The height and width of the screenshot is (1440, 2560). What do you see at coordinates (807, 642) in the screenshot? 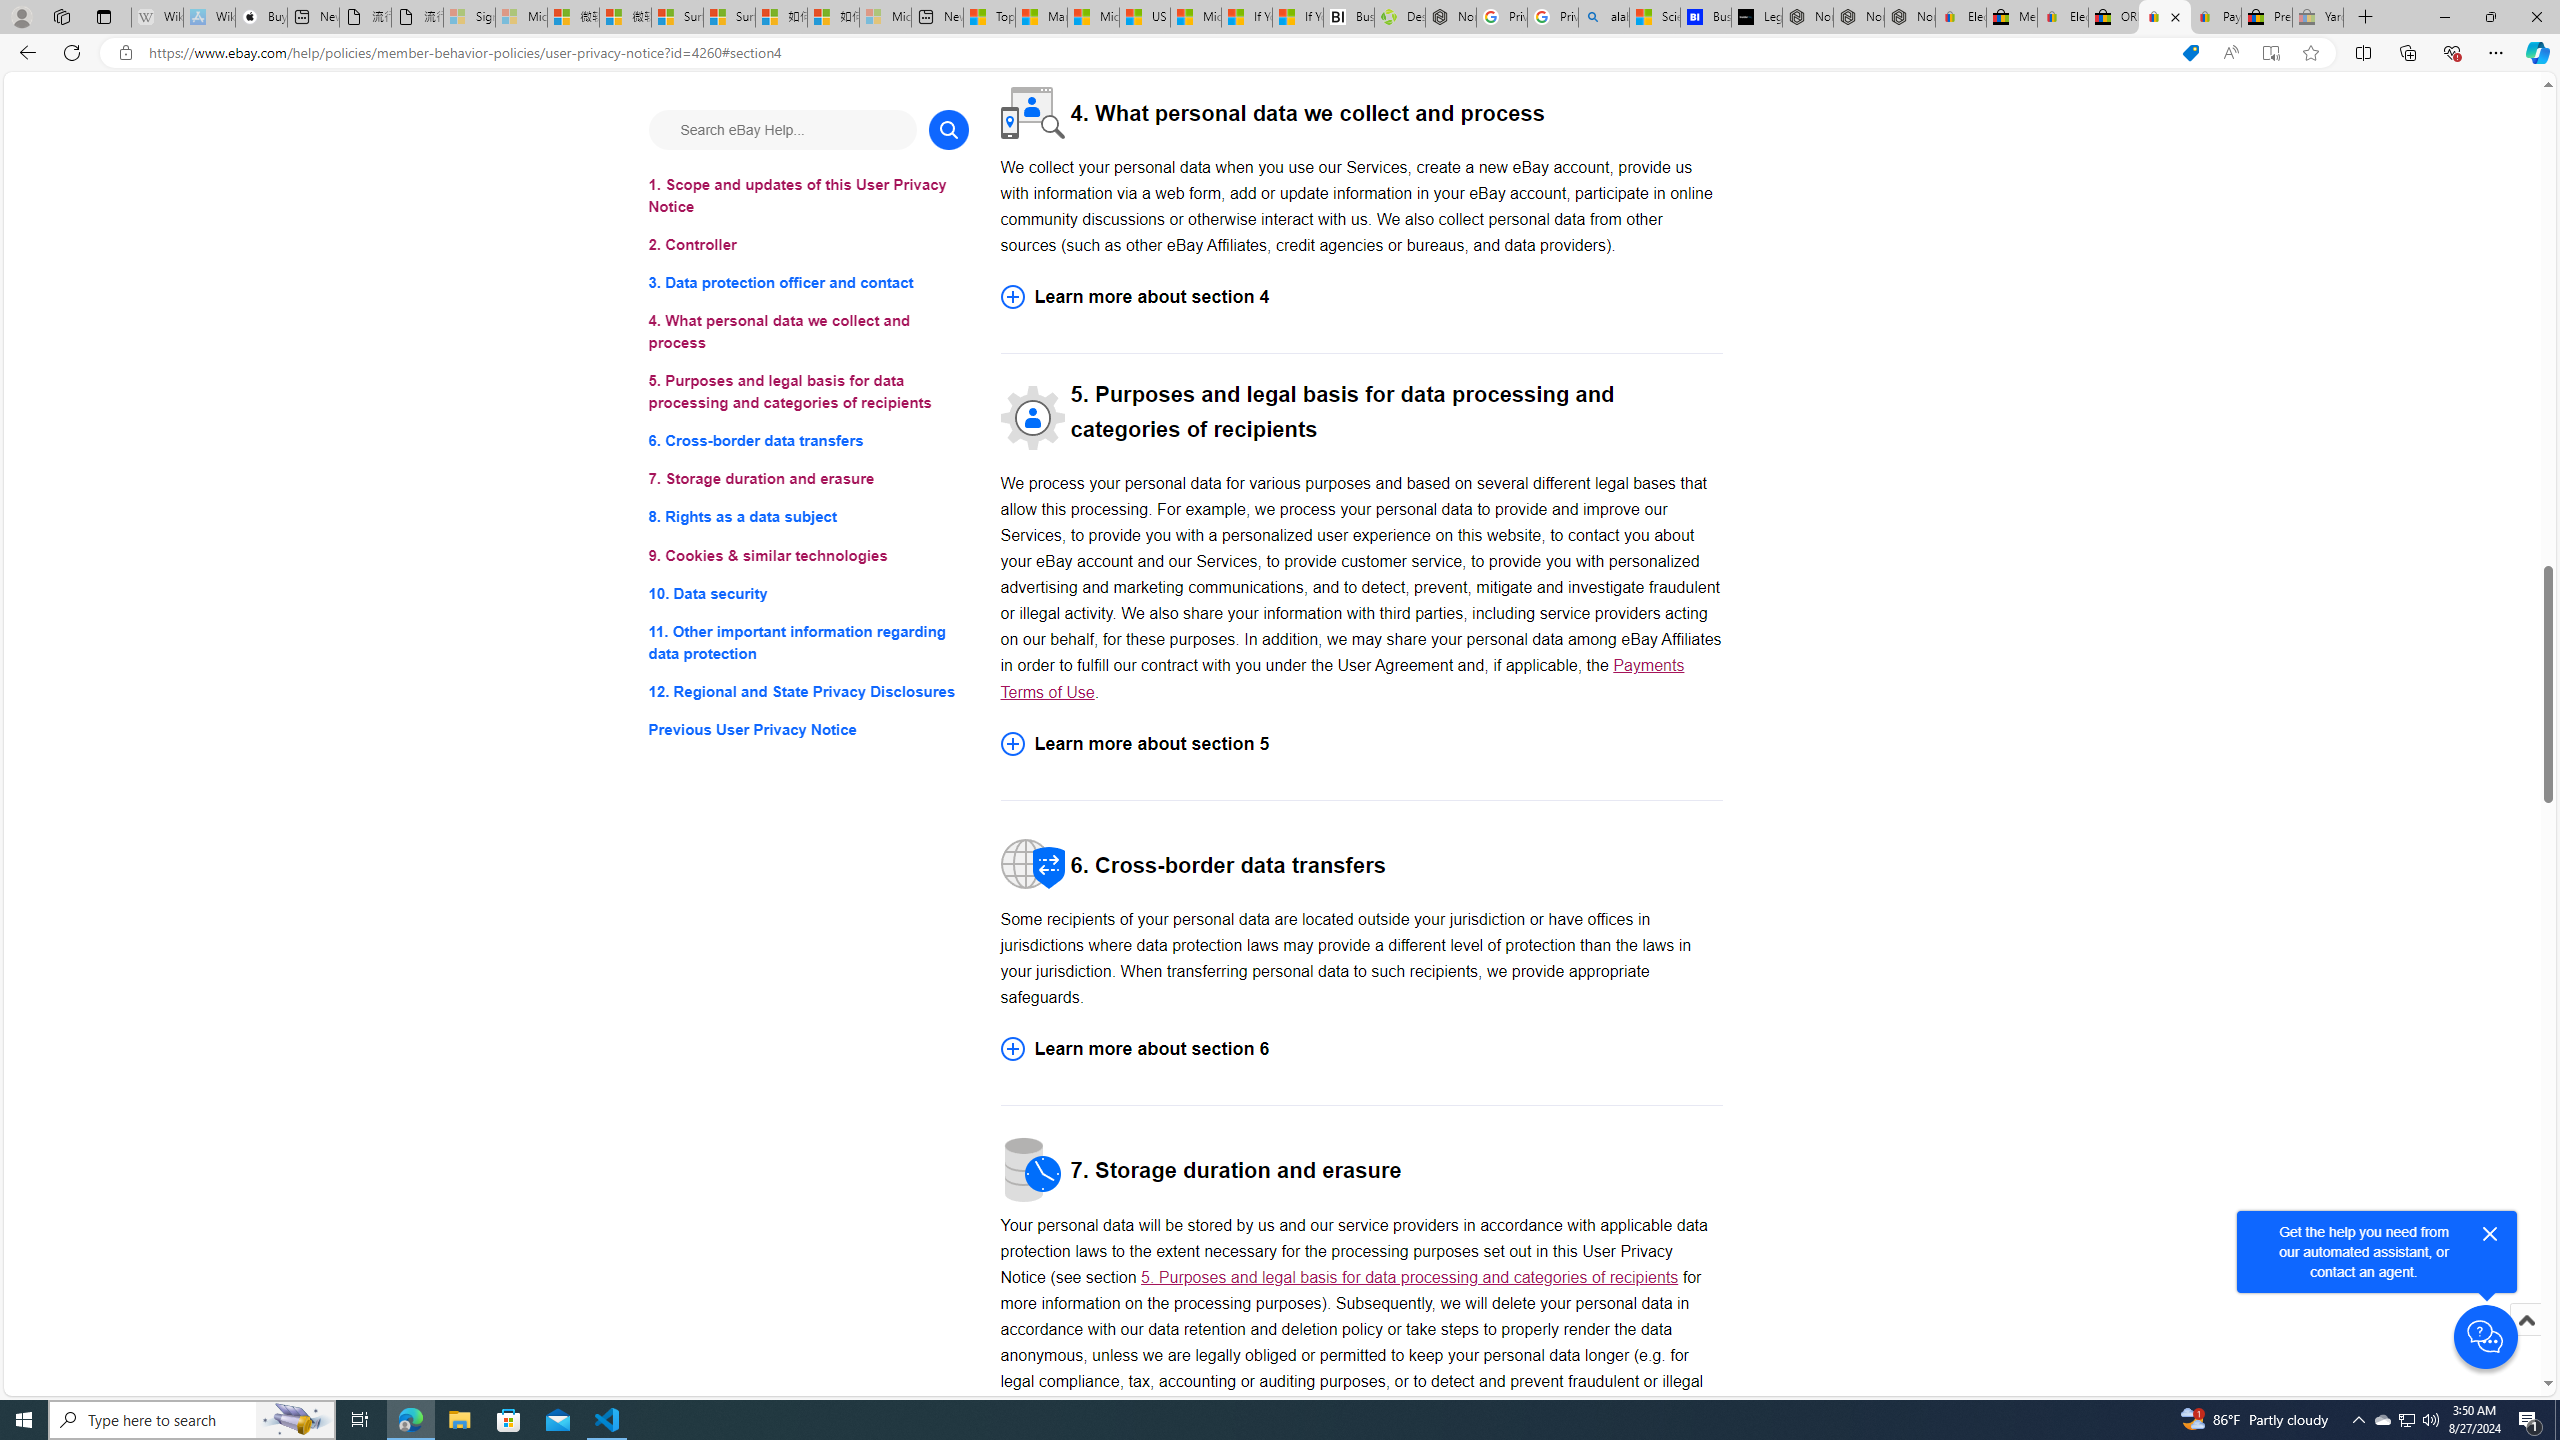
I see `'11. Other important information regarding data protection'` at bounding box center [807, 642].